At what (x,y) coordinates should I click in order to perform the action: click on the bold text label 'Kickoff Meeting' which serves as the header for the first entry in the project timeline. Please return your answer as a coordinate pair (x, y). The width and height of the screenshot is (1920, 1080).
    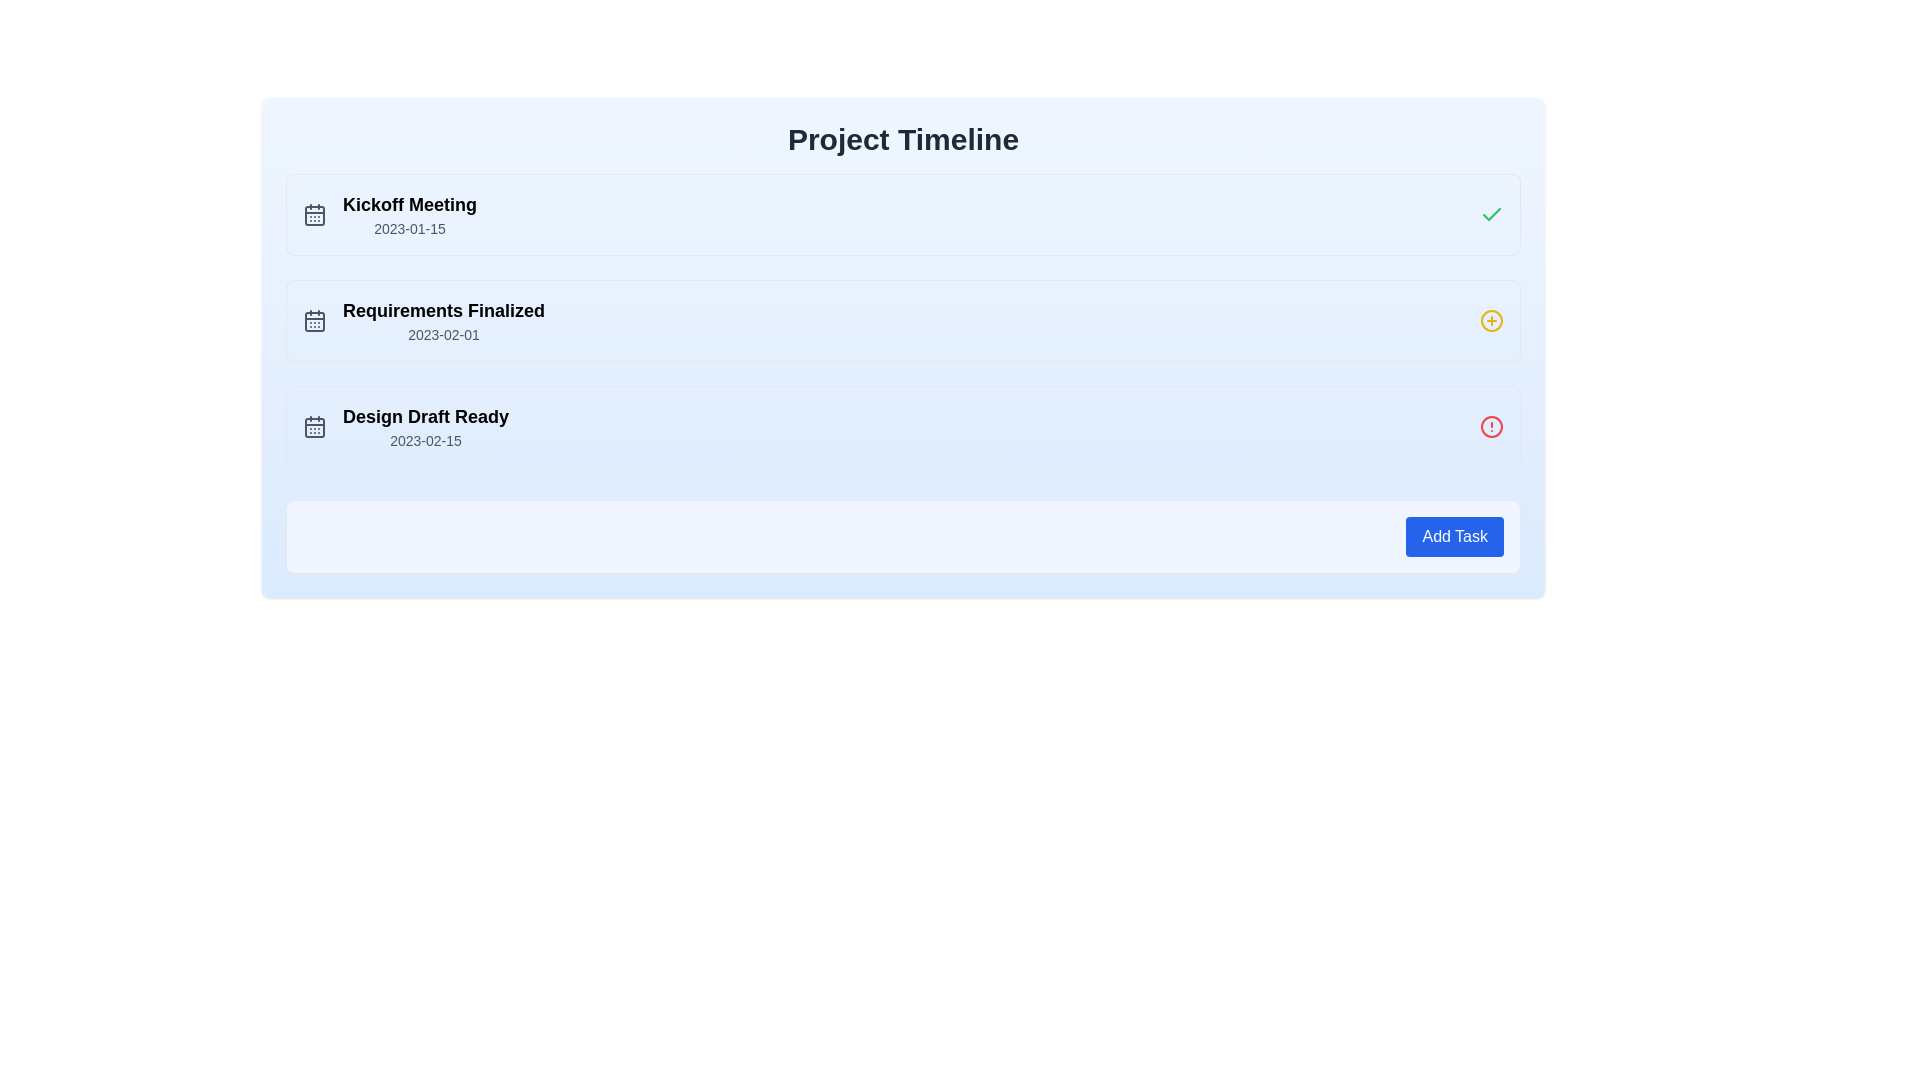
    Looking at the image, I should click on (408, 204).